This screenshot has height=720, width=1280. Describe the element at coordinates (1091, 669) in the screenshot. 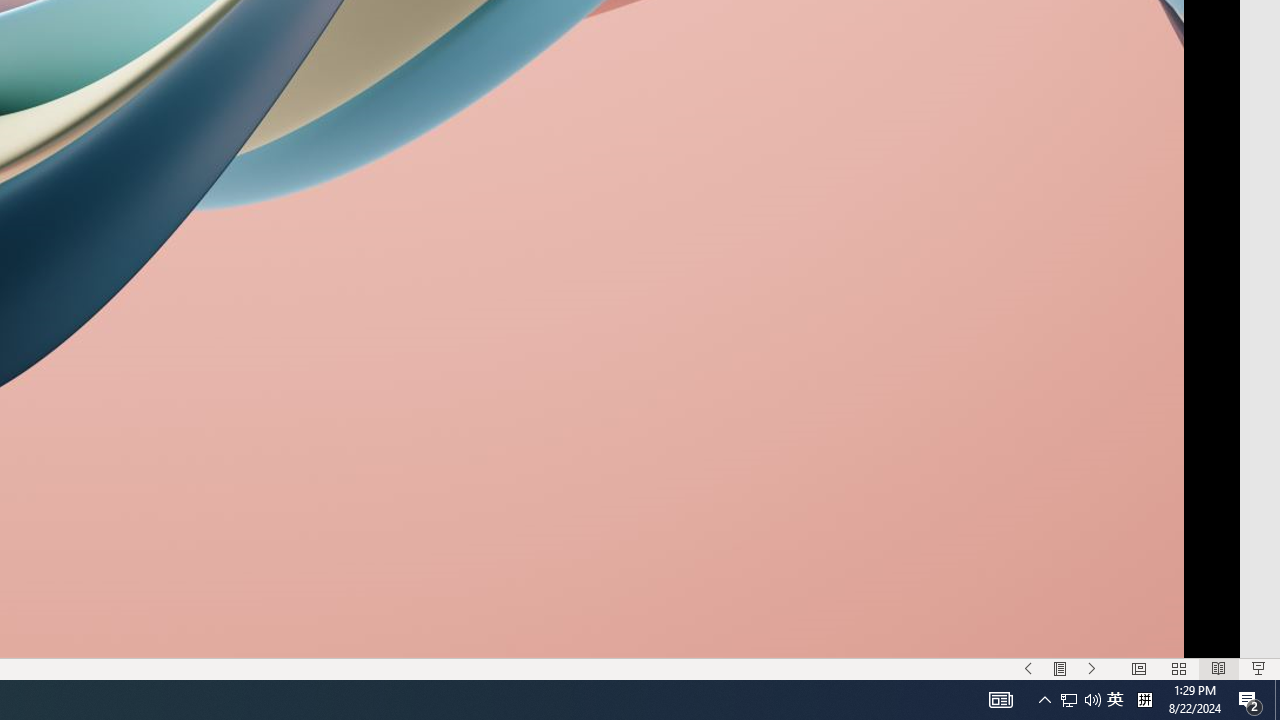

I see `'Slide Show Next On'` at that location.